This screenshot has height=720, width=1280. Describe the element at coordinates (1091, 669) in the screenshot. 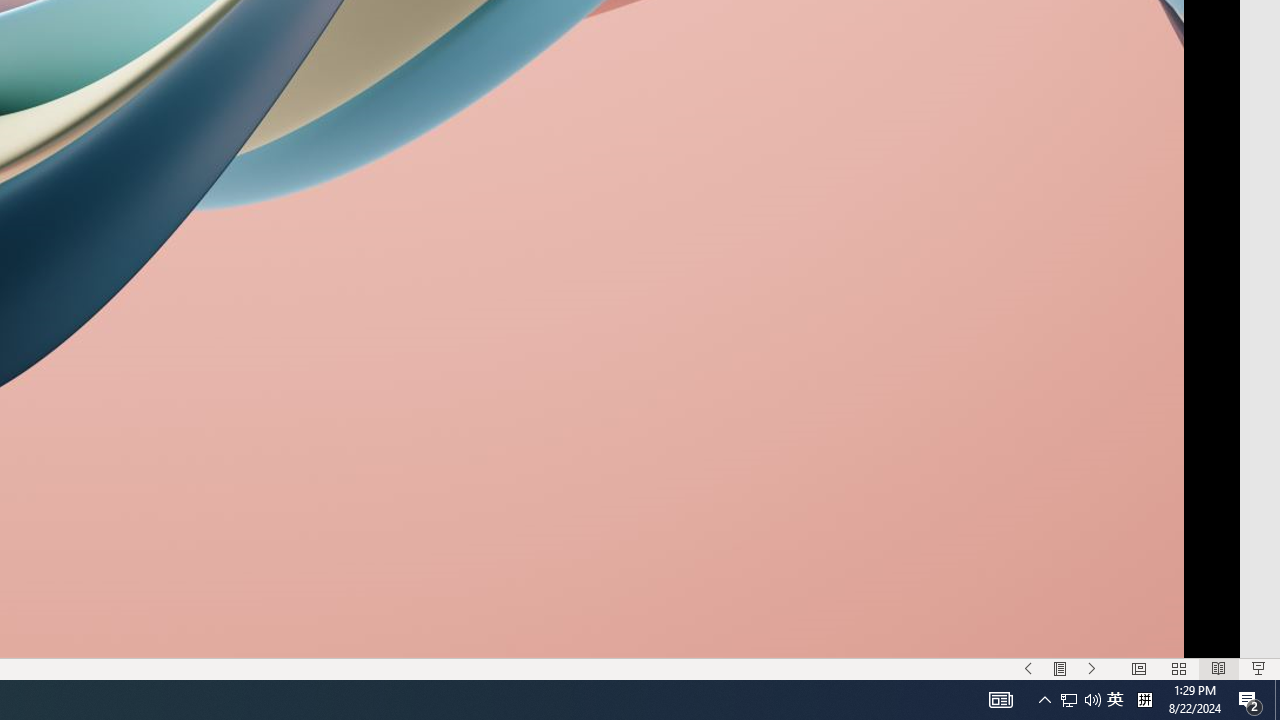

I see `'Slide Show Next On'` at that location.